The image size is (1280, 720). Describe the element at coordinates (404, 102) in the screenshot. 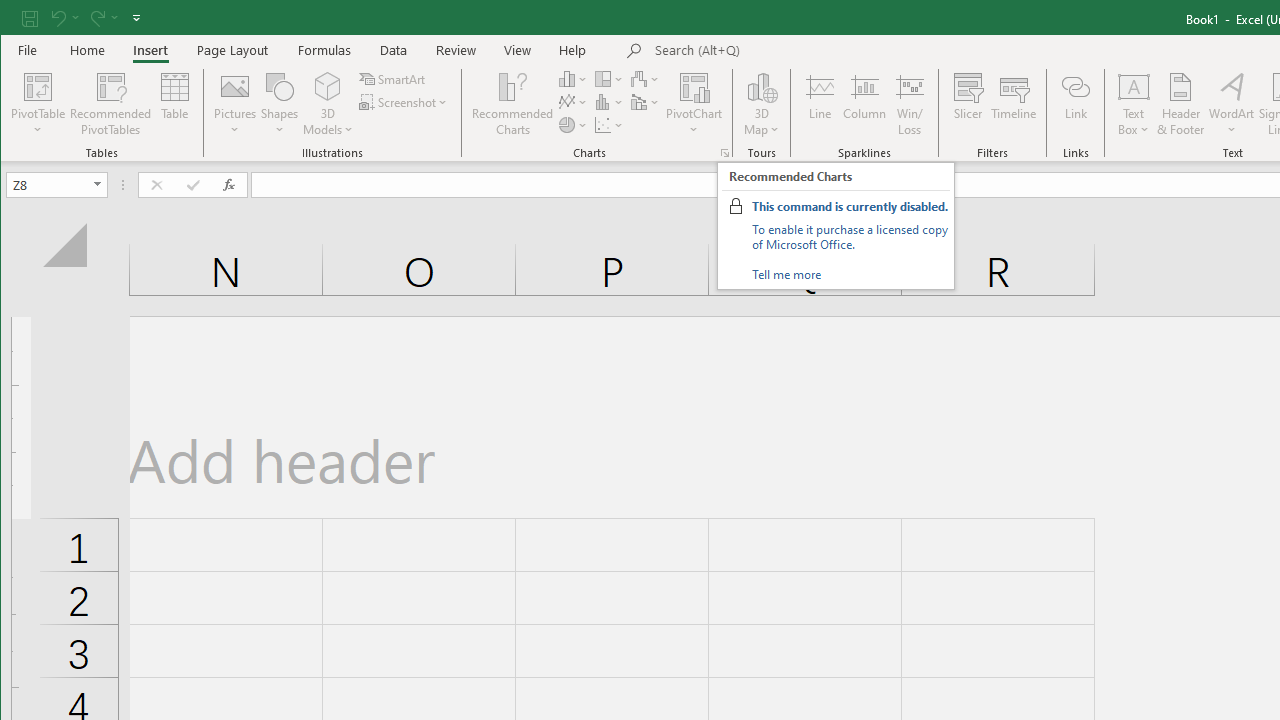

I see `'Screenshot'` at that location.